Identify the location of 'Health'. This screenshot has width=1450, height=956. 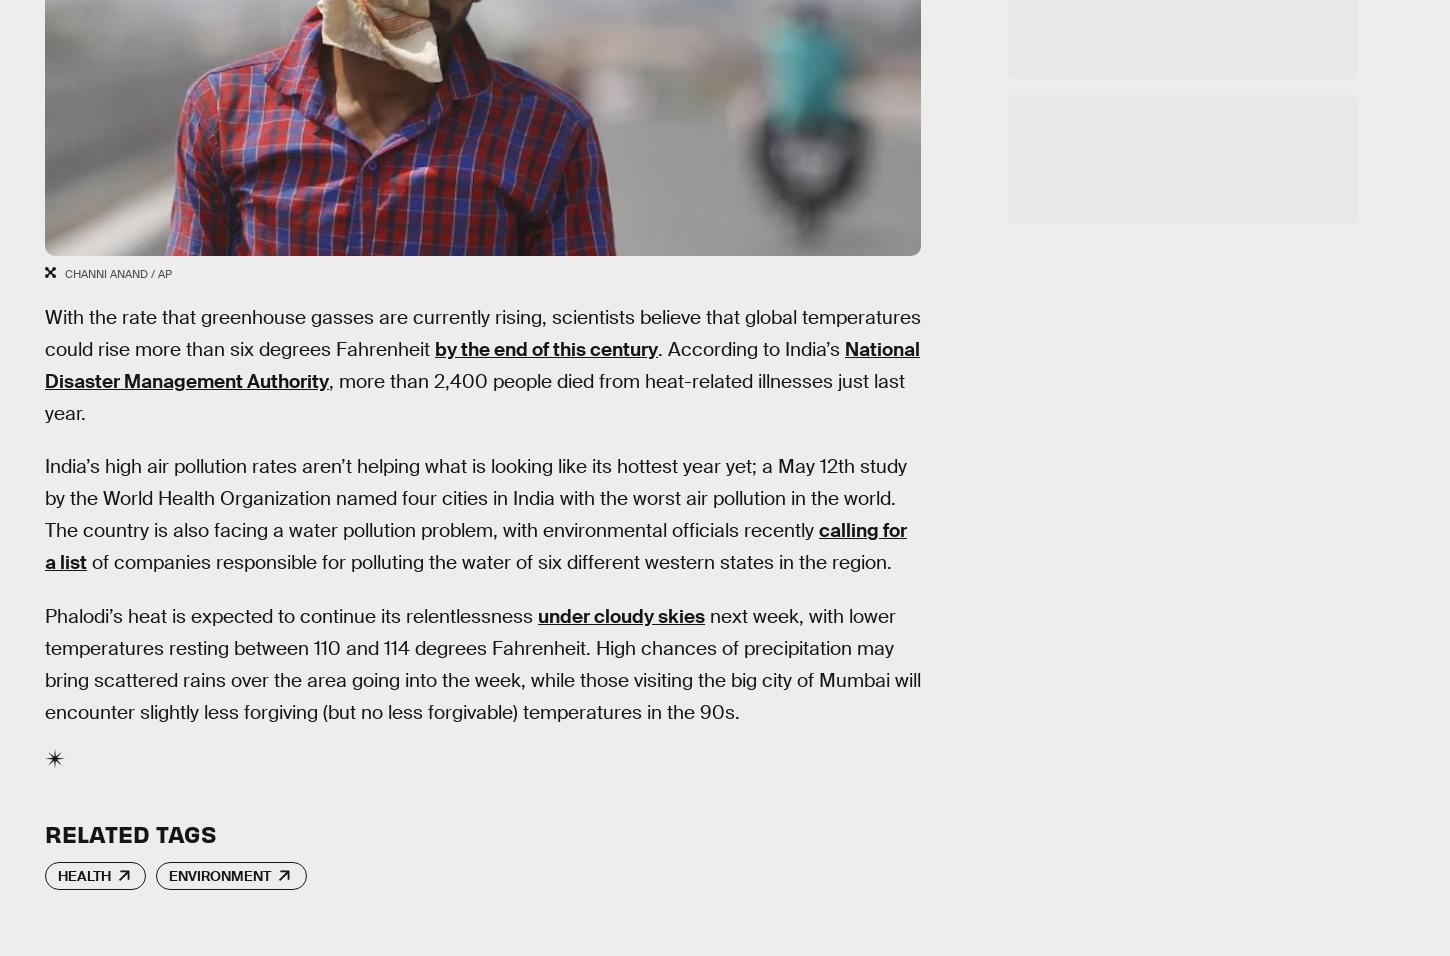
(58, 875).